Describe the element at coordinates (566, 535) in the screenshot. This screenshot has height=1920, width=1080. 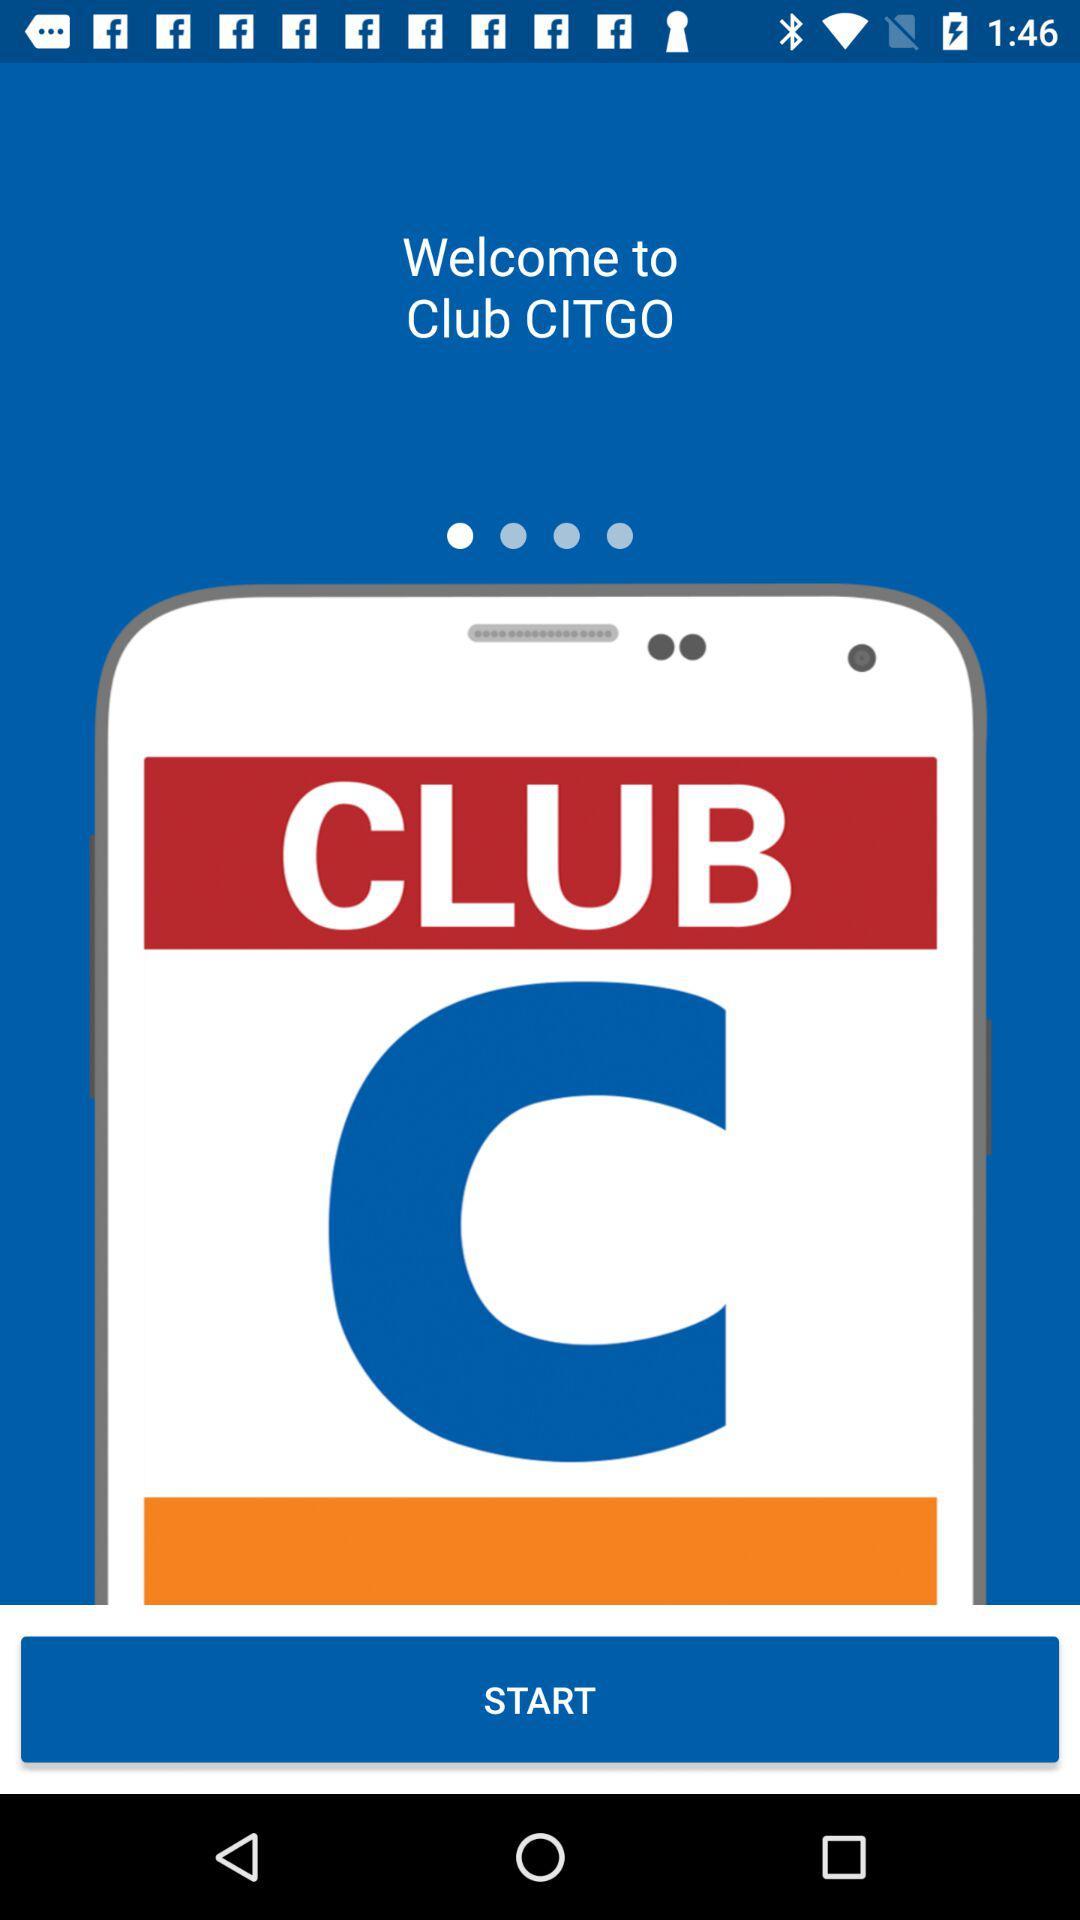
I see `icon below the welcome to club` at that location.